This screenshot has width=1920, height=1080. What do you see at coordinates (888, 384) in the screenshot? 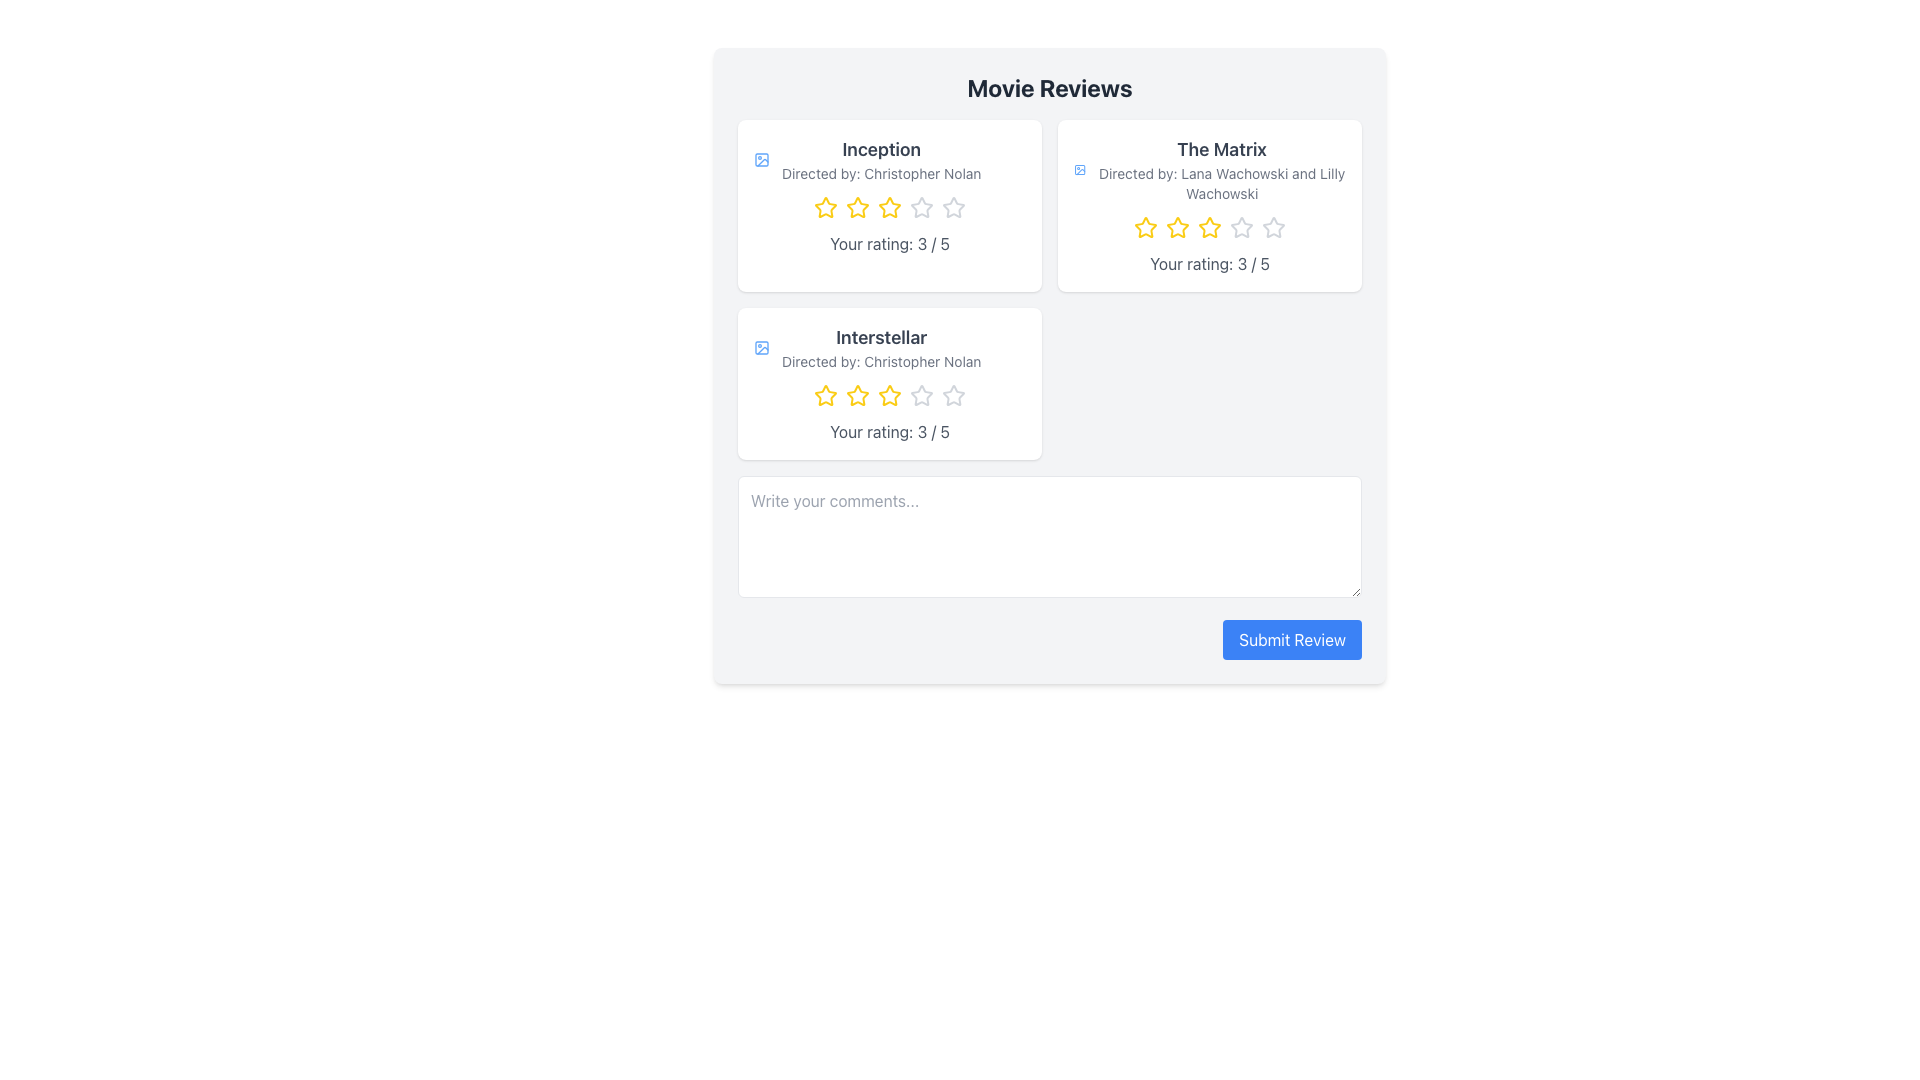
I see `the rating stars of the Movie Review Card displaying 'Interstellar', which is the third card in the grid layout of movie reviews` at bounding box center [888, 384].